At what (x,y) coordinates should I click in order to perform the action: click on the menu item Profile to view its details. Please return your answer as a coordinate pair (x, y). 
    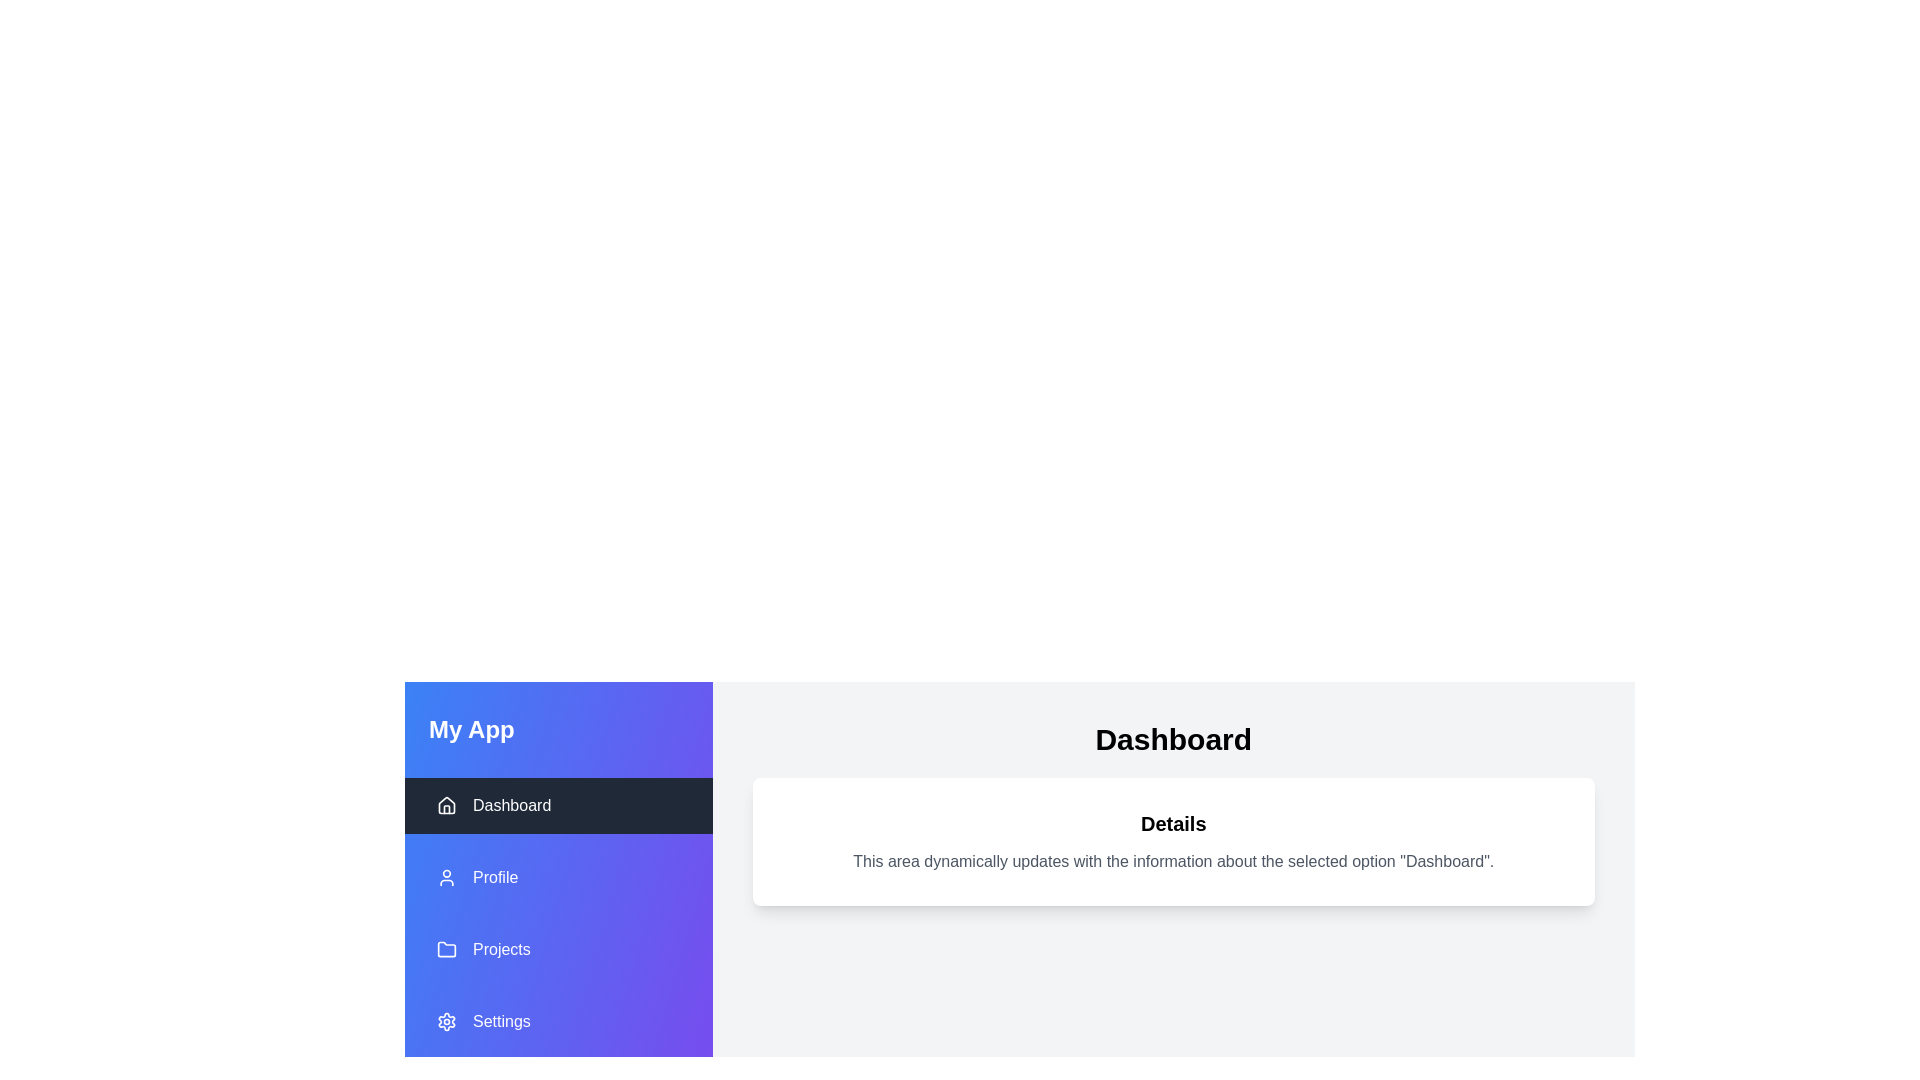
    Looking at the image, I should click on (558, 877).